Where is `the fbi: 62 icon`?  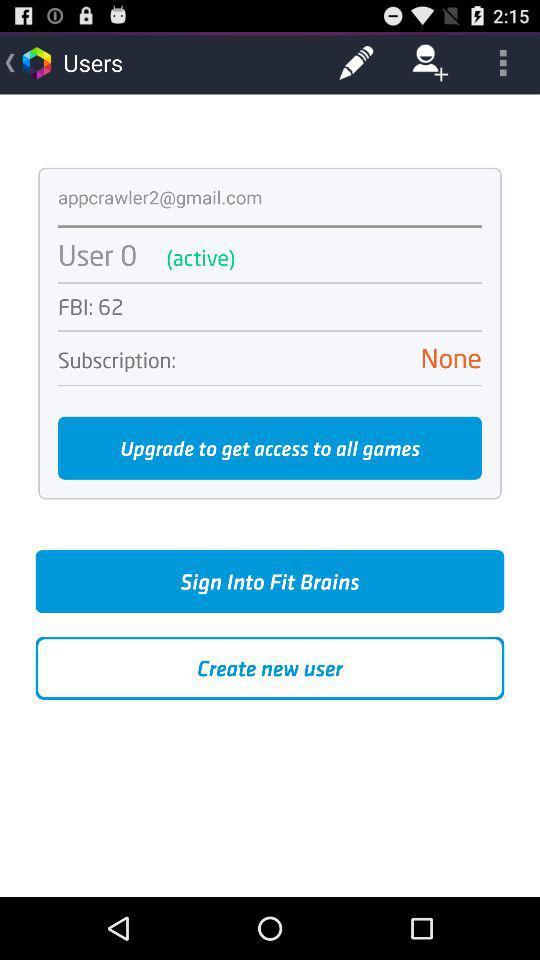 the fbi: 62 icon is located at coordinates (270, 307).